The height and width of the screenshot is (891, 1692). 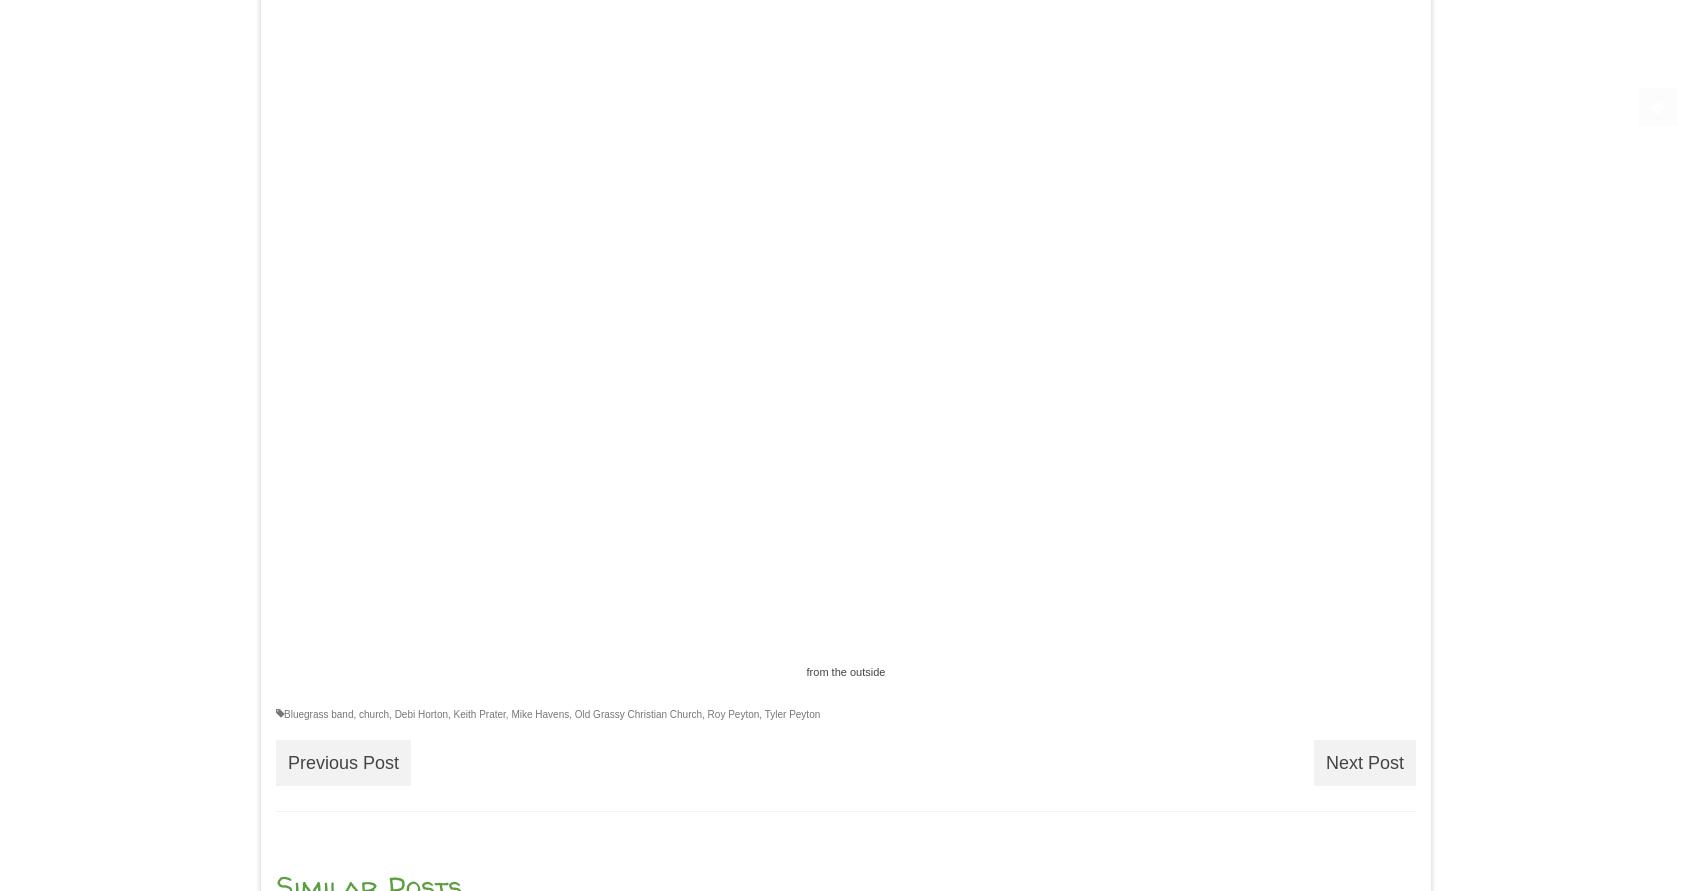 What do you see at coordinates (638, 713) in the screenshot?
I see `'Old Grassy Christian Church'` at bounding box center [638, 713].